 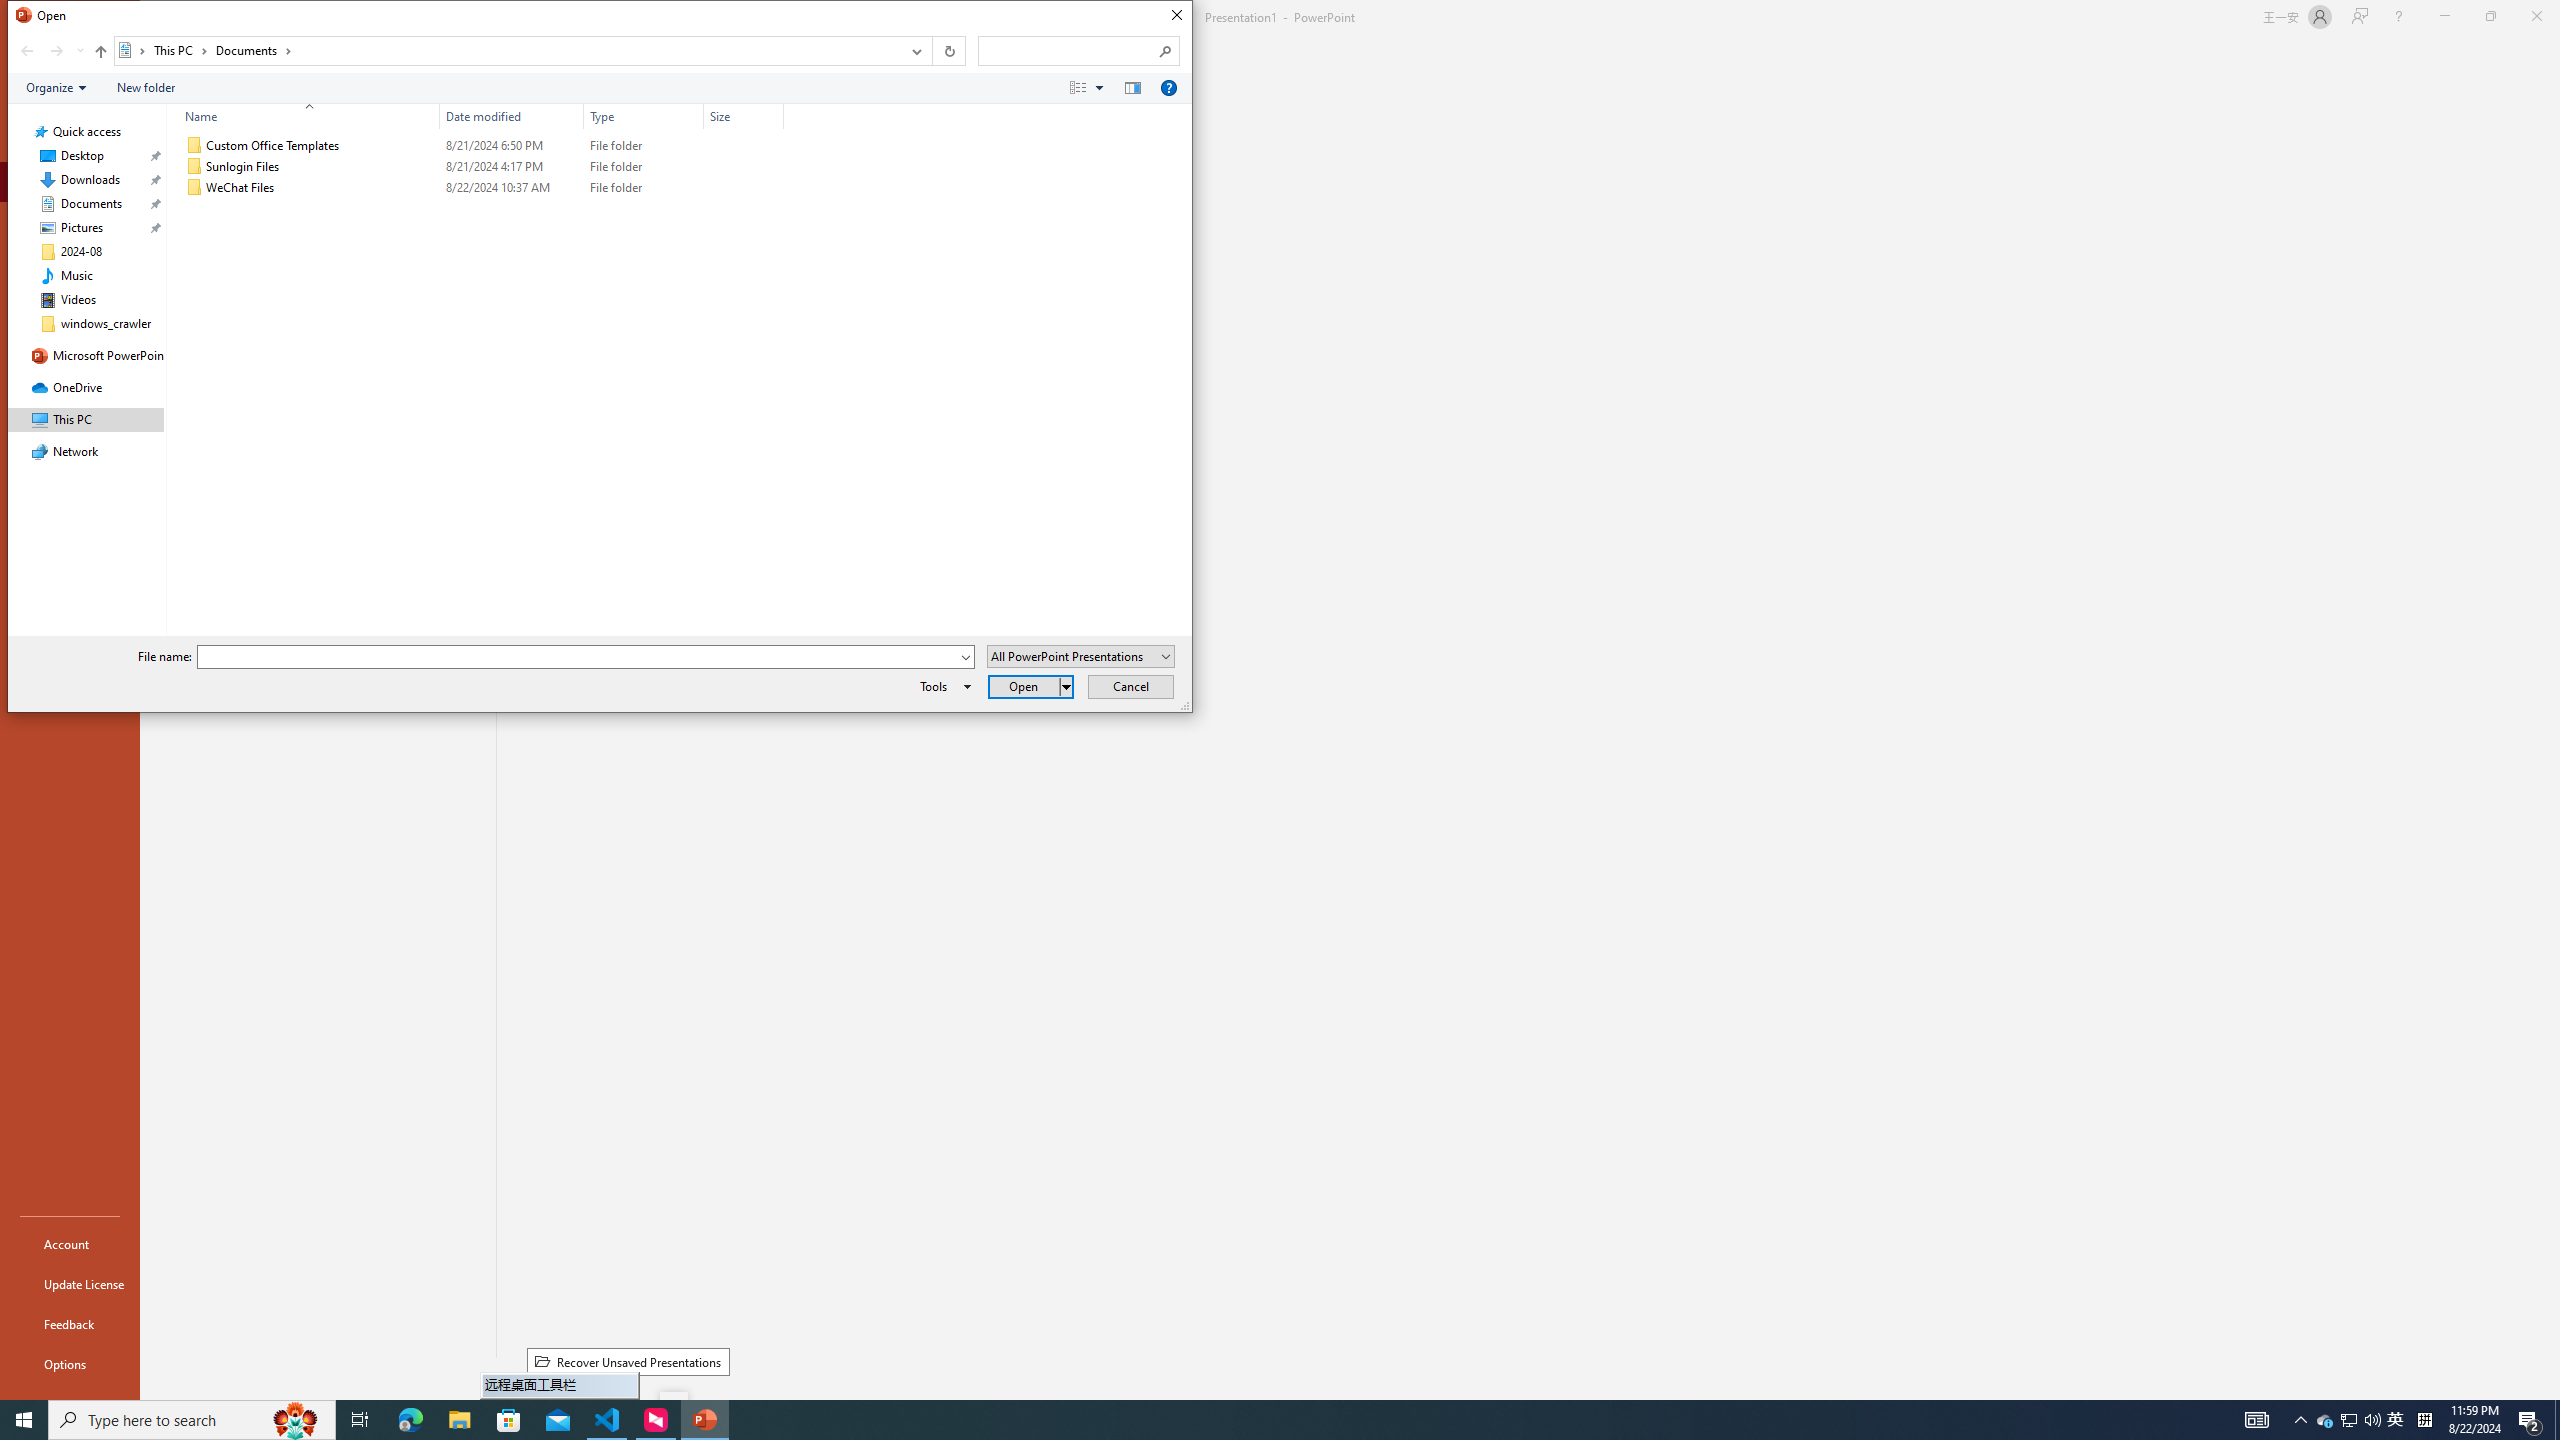 What do you see at coordinates (941, 685) in the screenshot?
I see `'Tools'` at bounding box center [941, 685].